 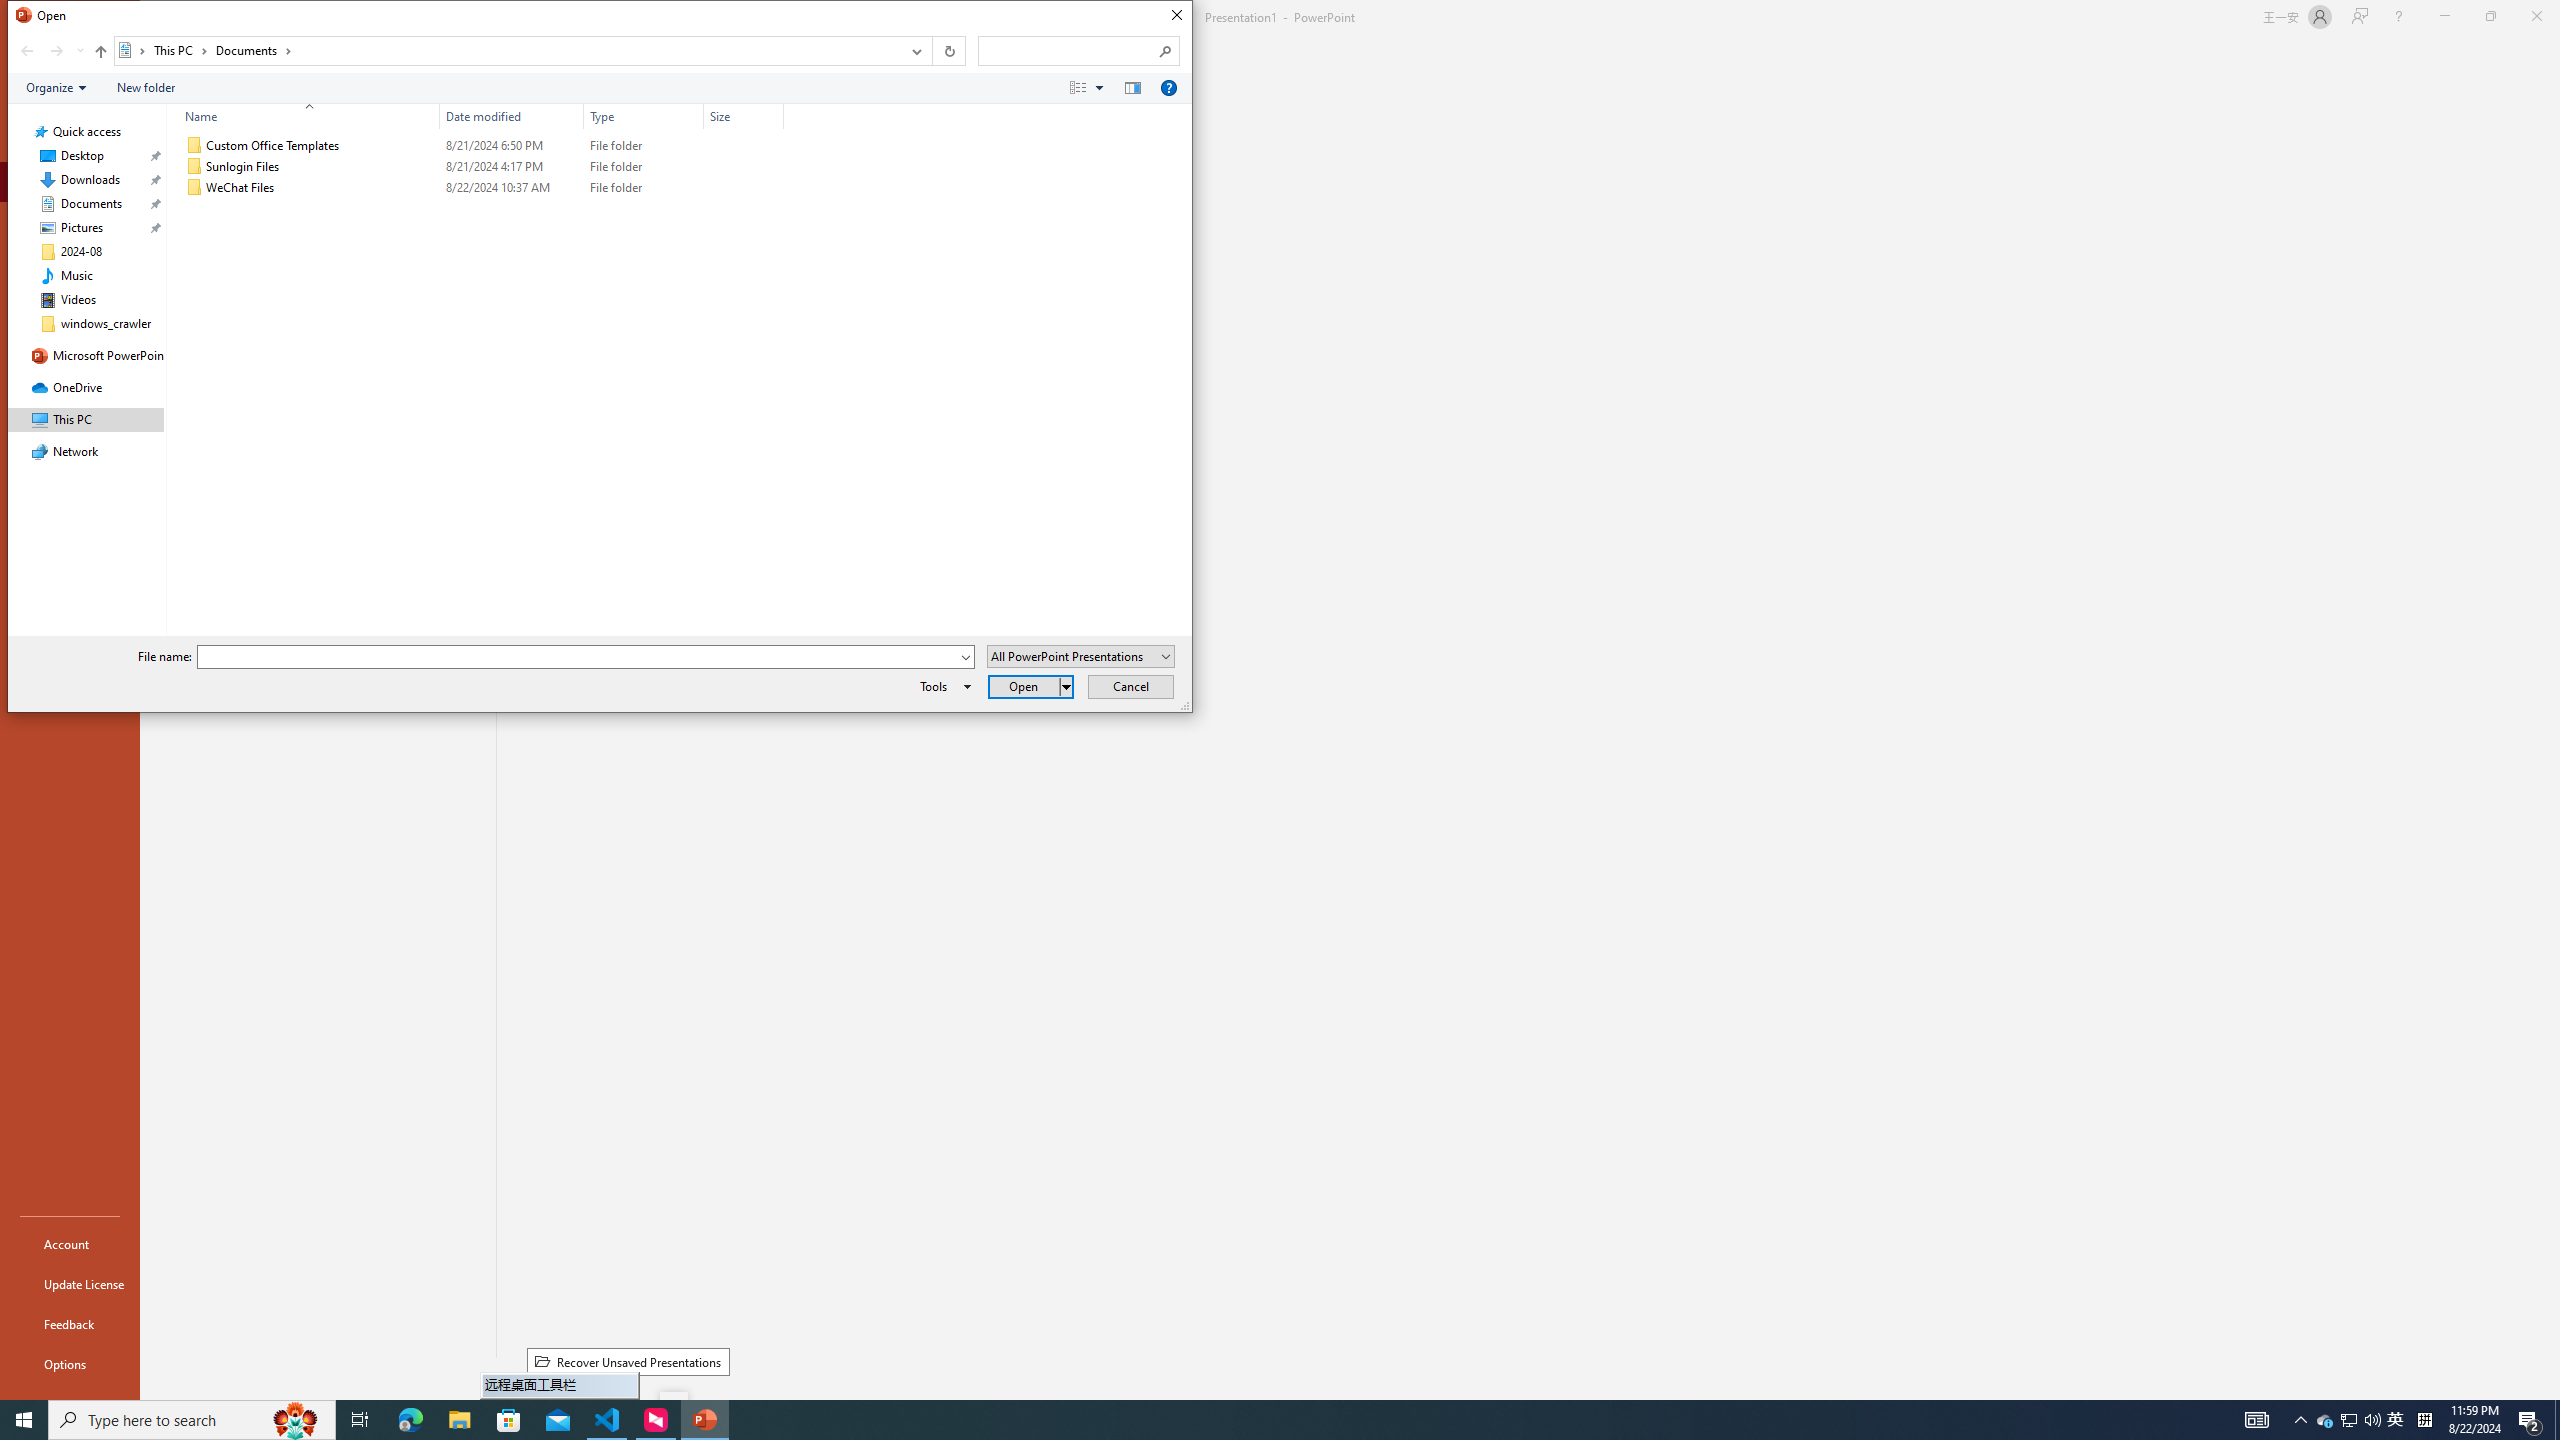 What do you see at coordinates (941, 685) in the screenshot?
I see `'Tools'` at bounding box center [941, 685].